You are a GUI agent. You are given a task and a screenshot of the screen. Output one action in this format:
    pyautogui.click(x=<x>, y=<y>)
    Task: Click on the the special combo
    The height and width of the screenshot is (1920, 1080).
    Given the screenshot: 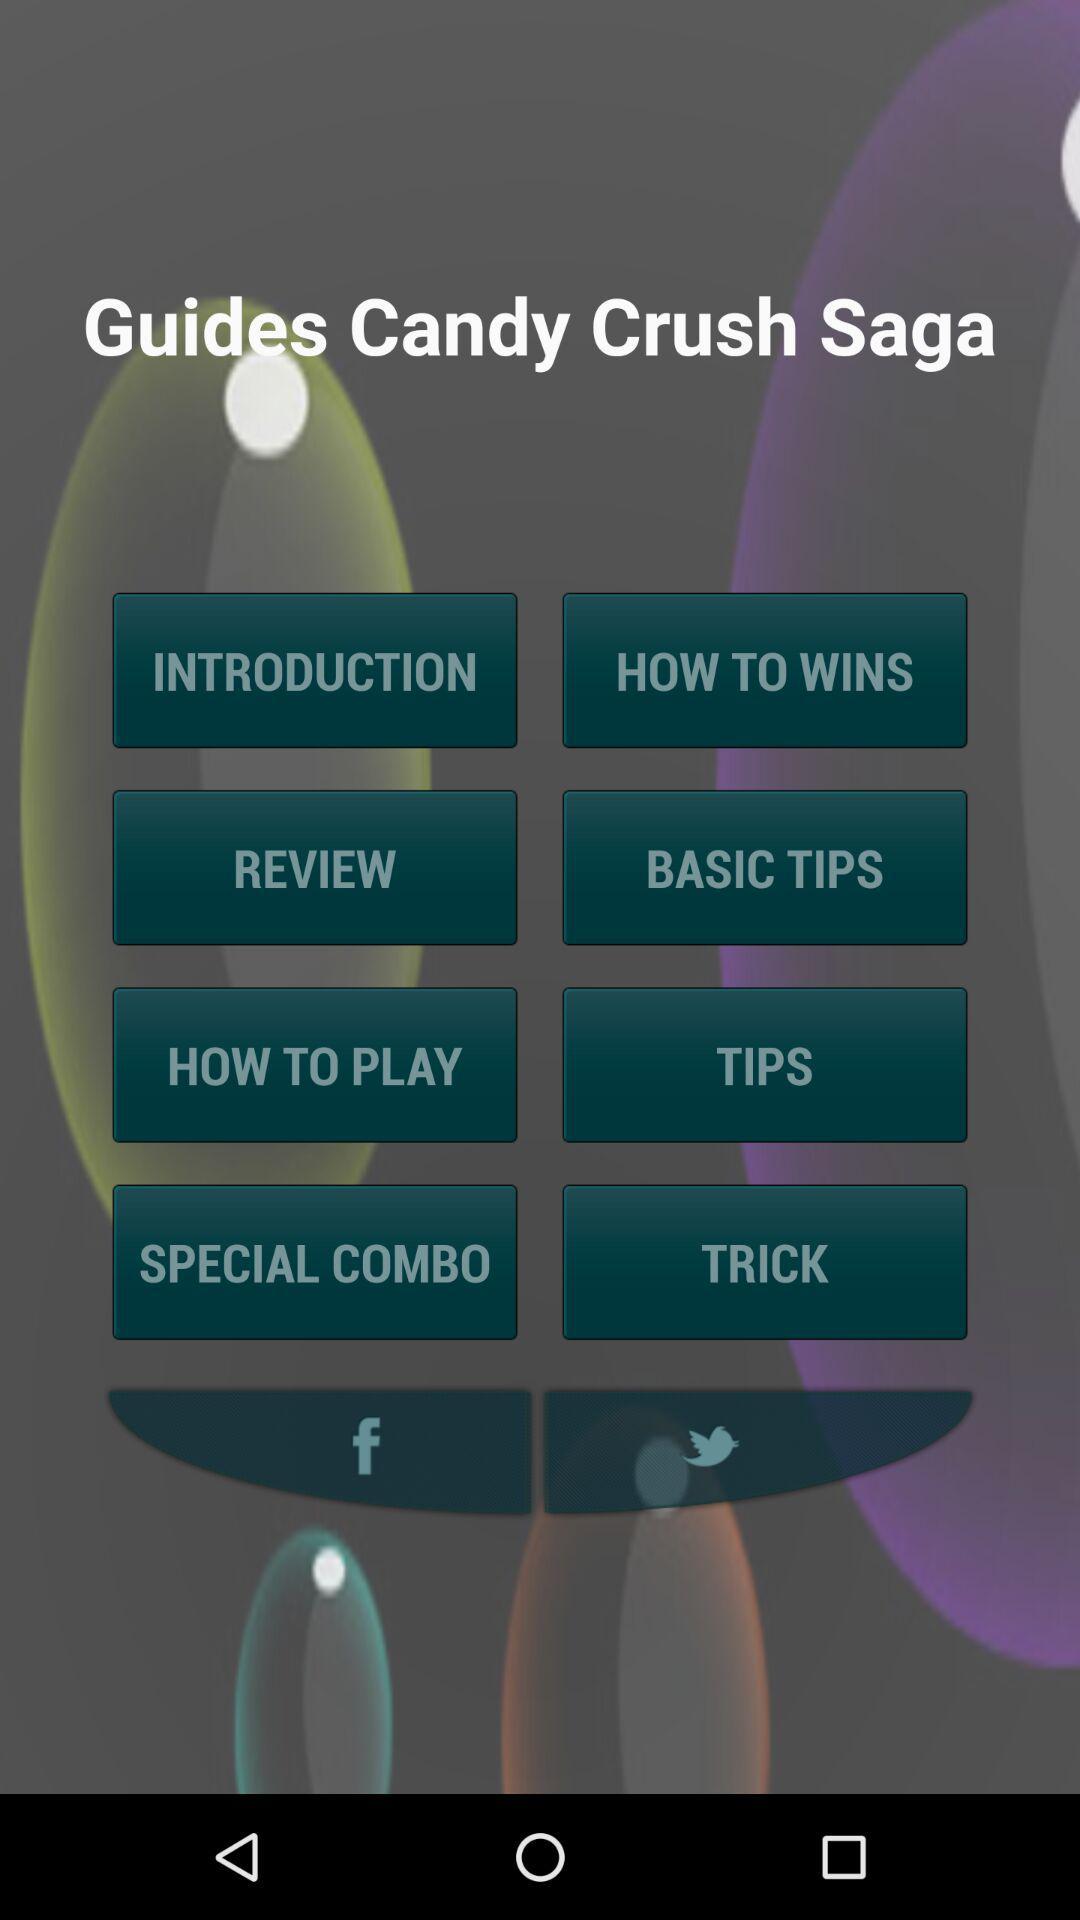 What is the action you would take?
    pyautogui.click(x=315, y=1261)
    